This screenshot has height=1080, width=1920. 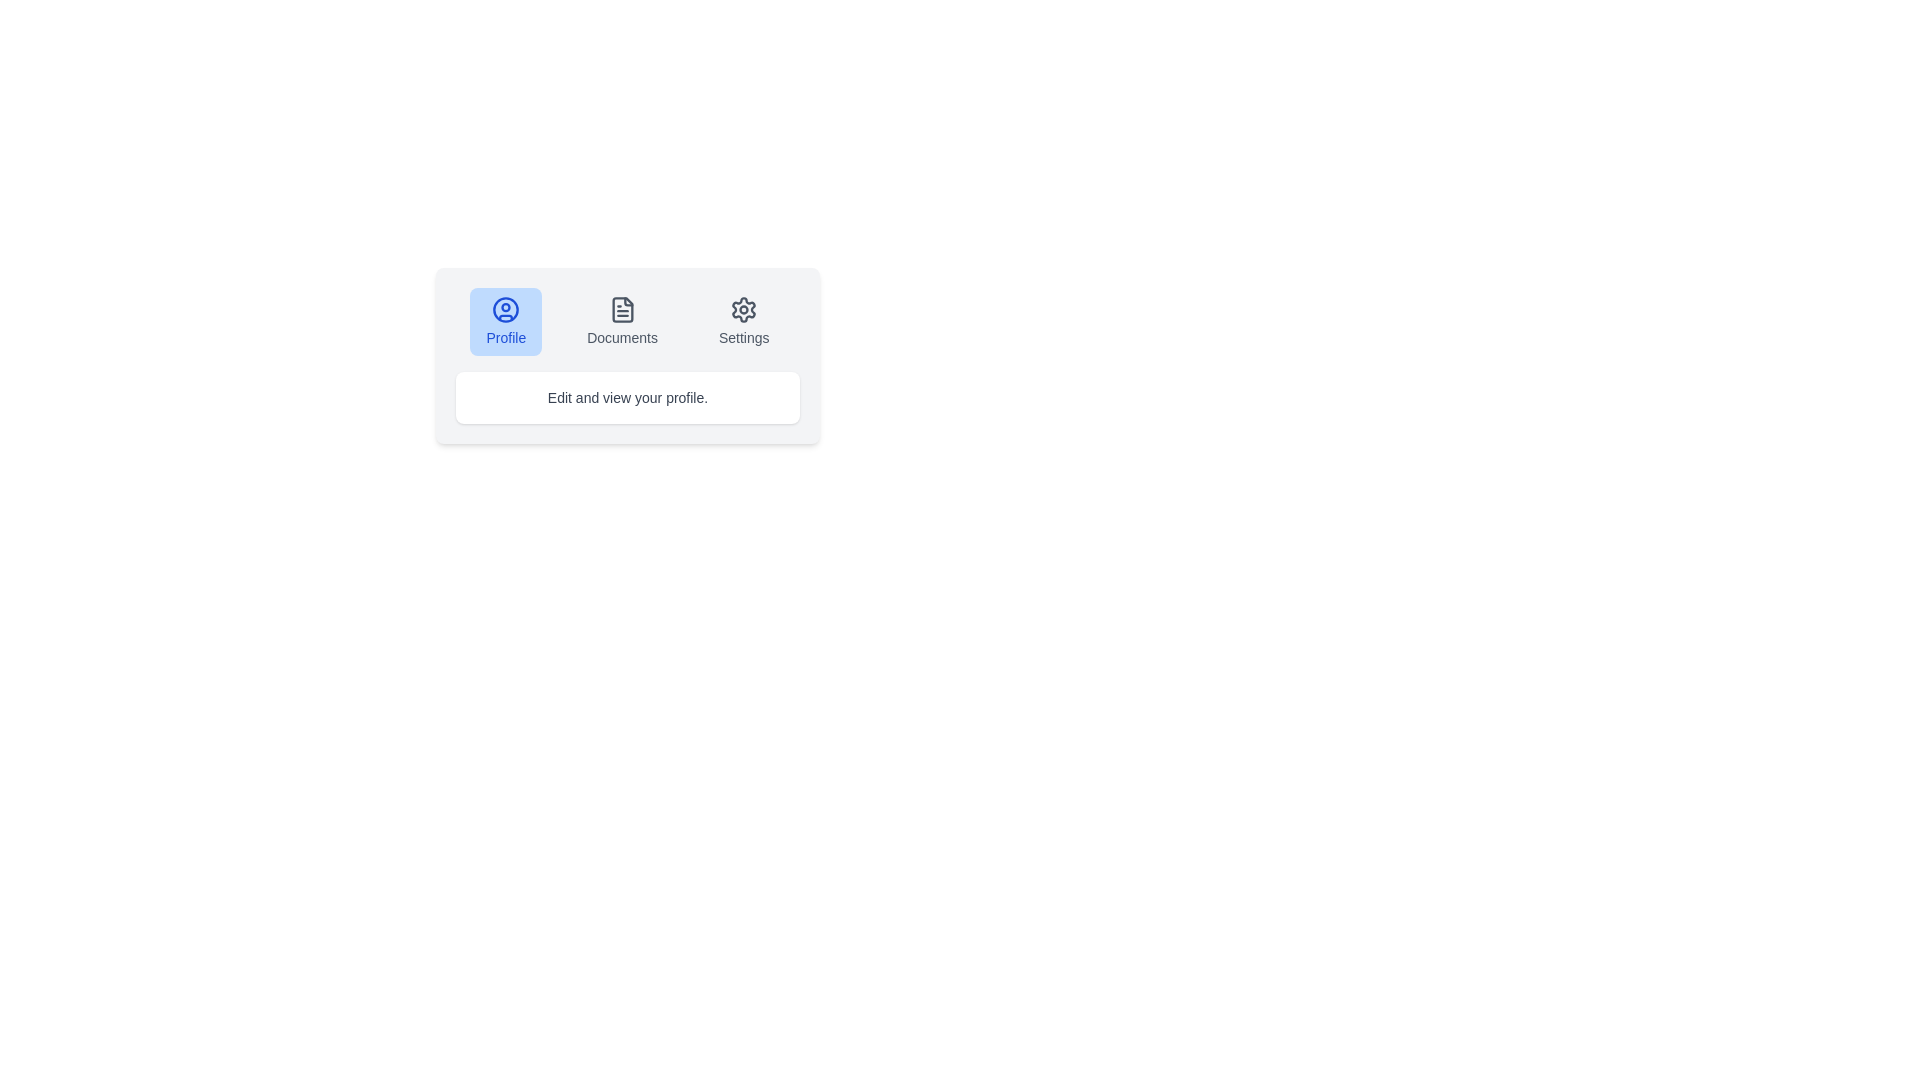 What do you see at coordinates (743, 309) in the screenshot?
I see `the decorative SVG shape that is part of the 'Settings' icon located in the top-right corner of the interface` at bounding box center [743, 309].